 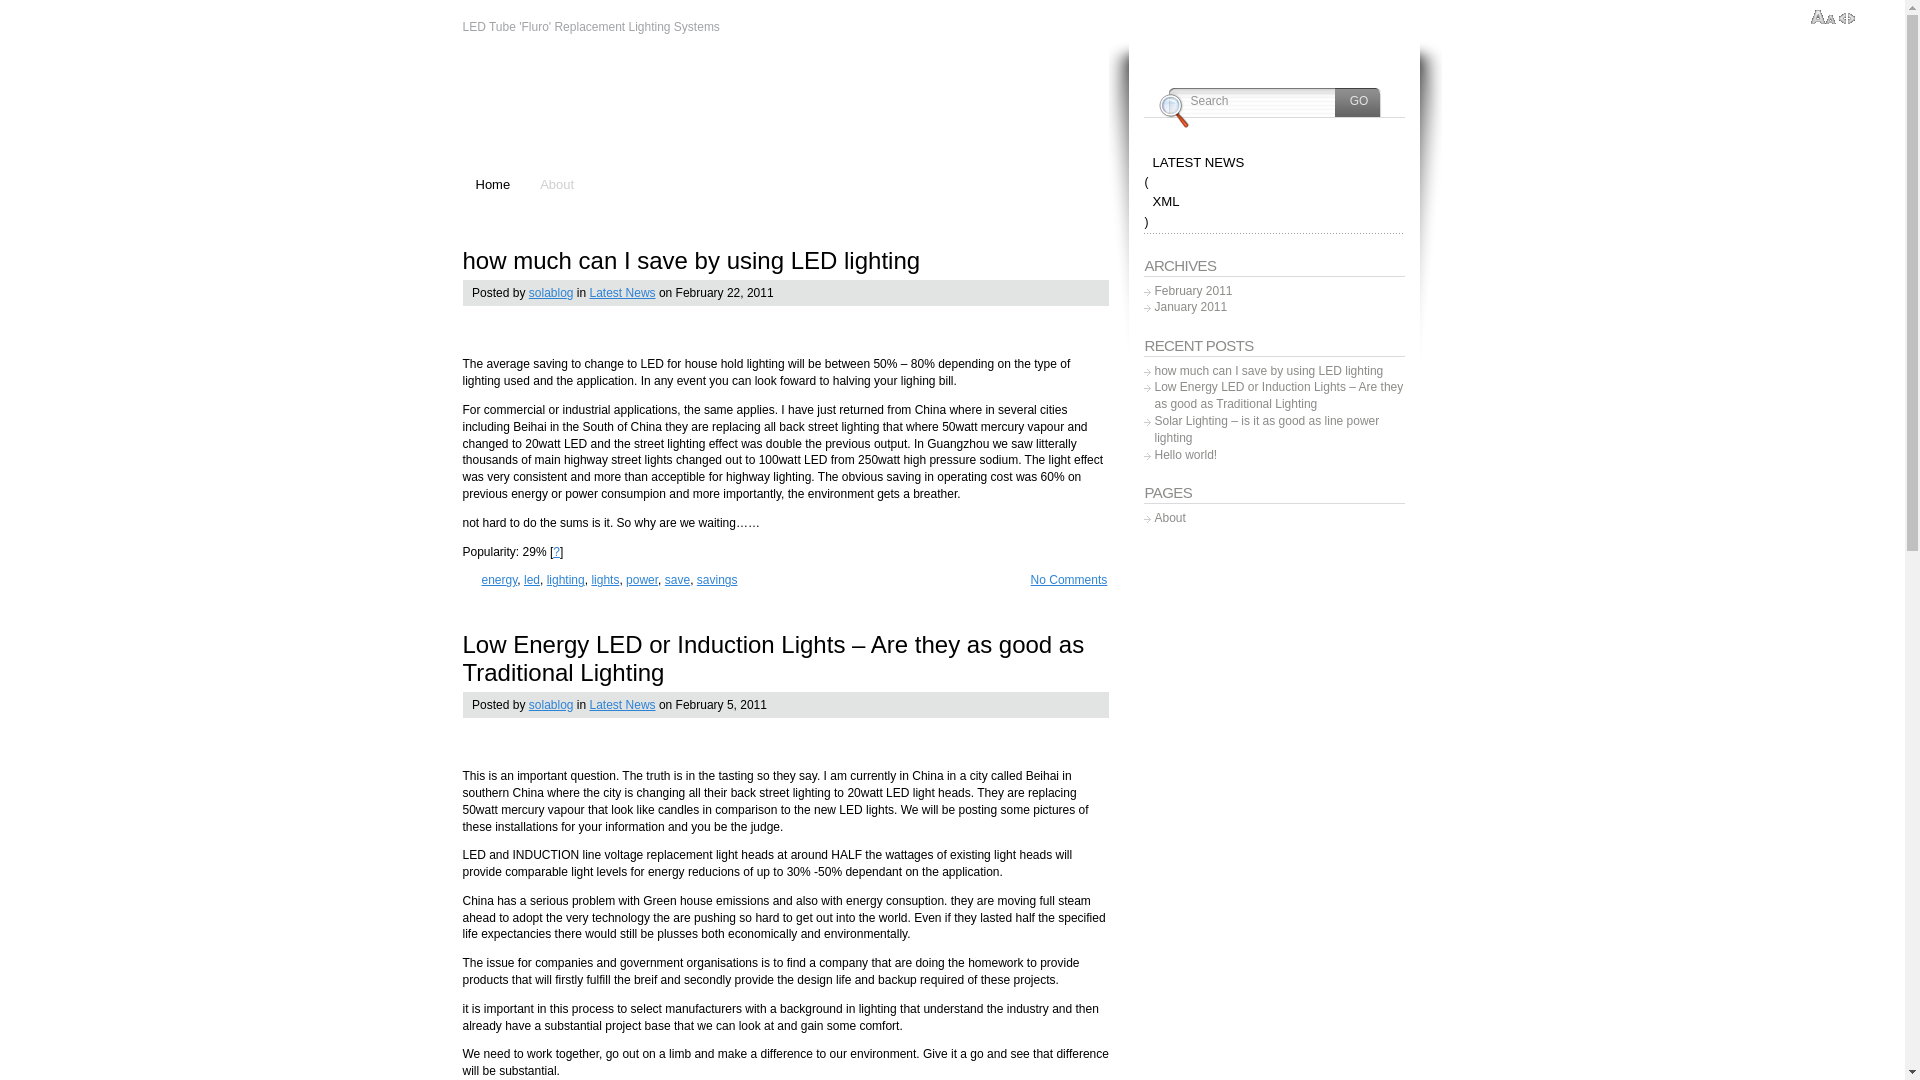 What do you see at coordinates (1823, 18) in the screenshot?
I see `'Increase/Decrease text size'` at bounding box center [1823, 18].